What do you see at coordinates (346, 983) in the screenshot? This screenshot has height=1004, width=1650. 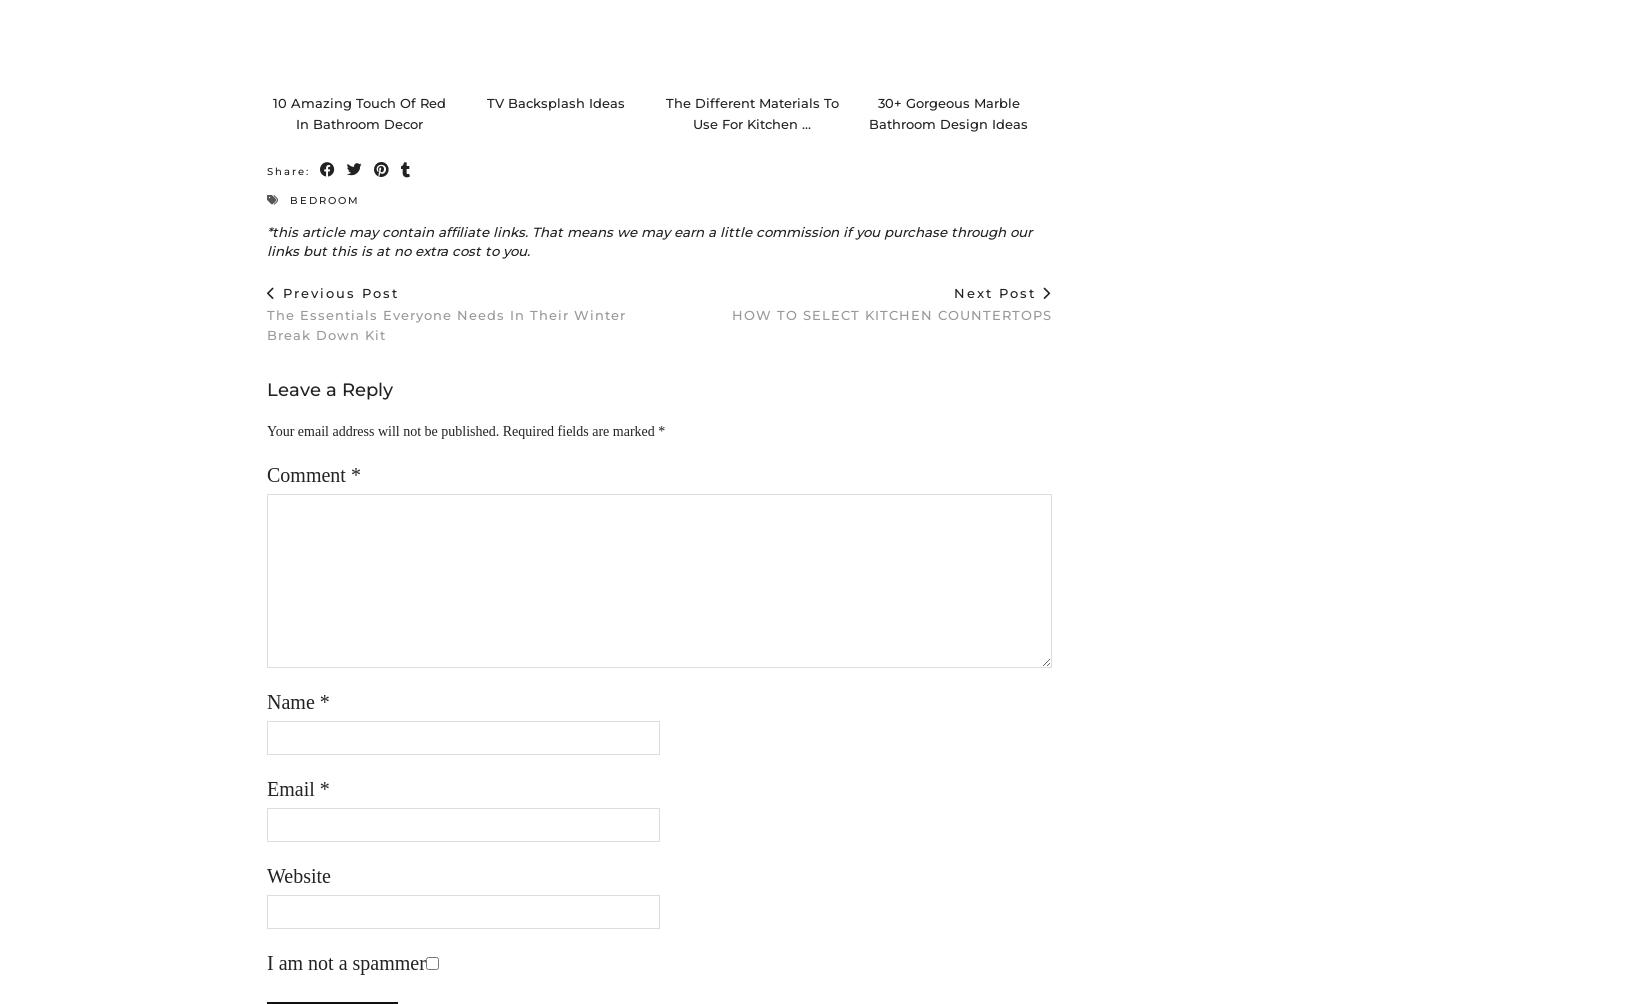 I see `'I am not a spammer'` at bounding box center [346, 983].